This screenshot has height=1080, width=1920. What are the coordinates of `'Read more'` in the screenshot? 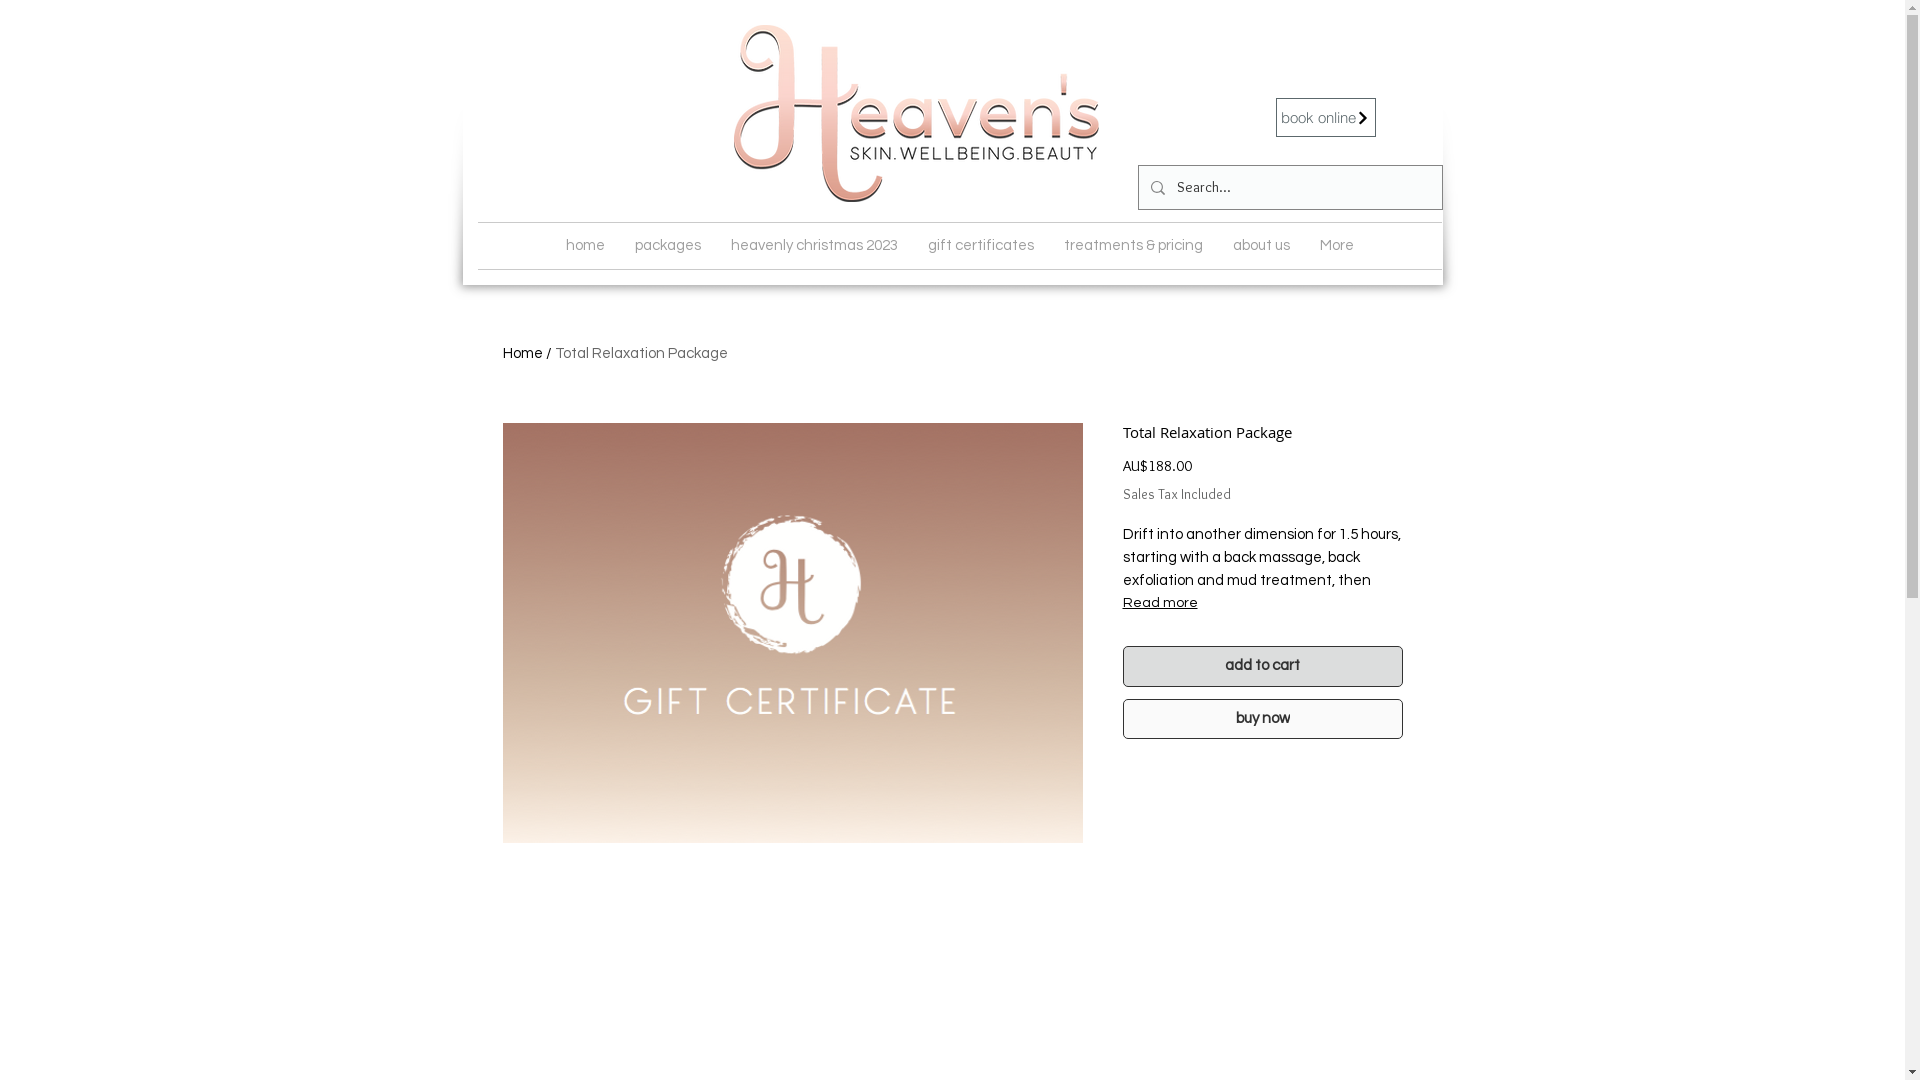 It's located at (1261, 601).